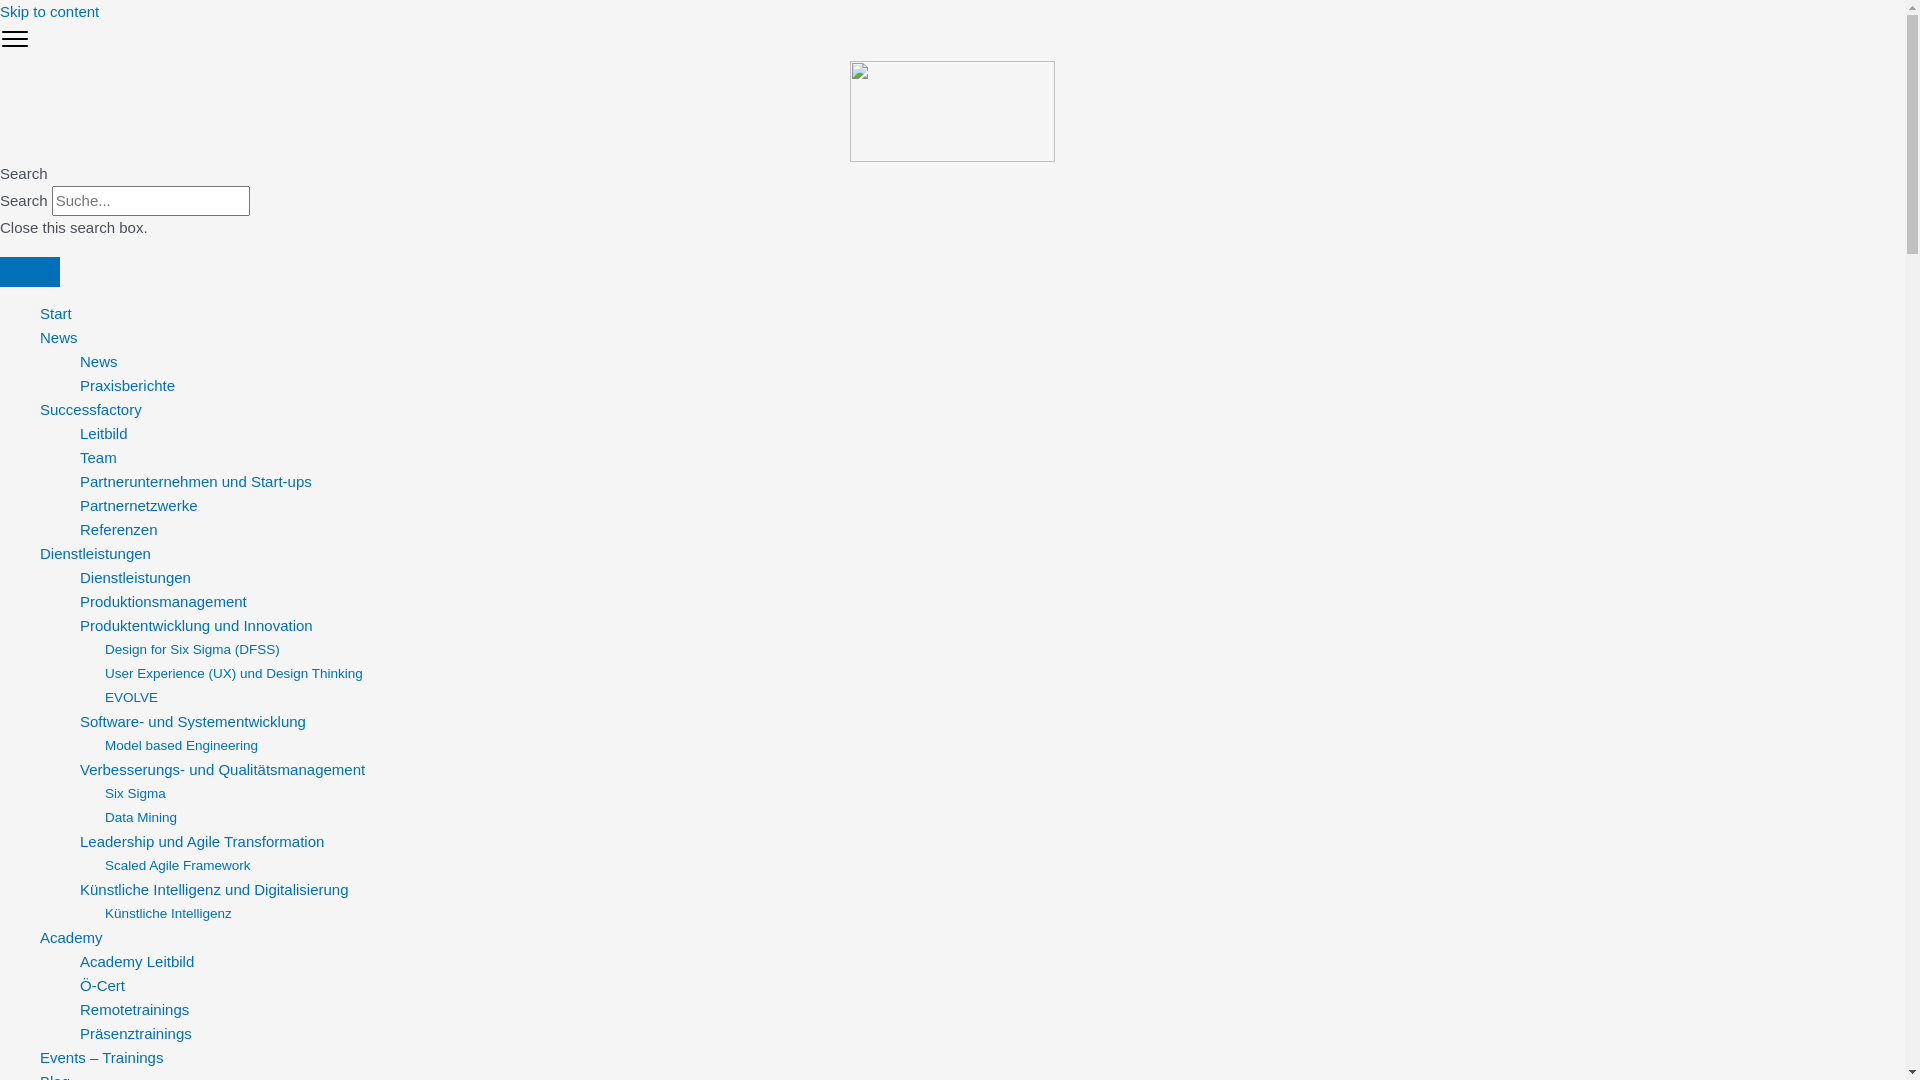  Describe the element at coordinates (138, 504) in the screenshot. I see `'Partnernetzwerke'` at that location.